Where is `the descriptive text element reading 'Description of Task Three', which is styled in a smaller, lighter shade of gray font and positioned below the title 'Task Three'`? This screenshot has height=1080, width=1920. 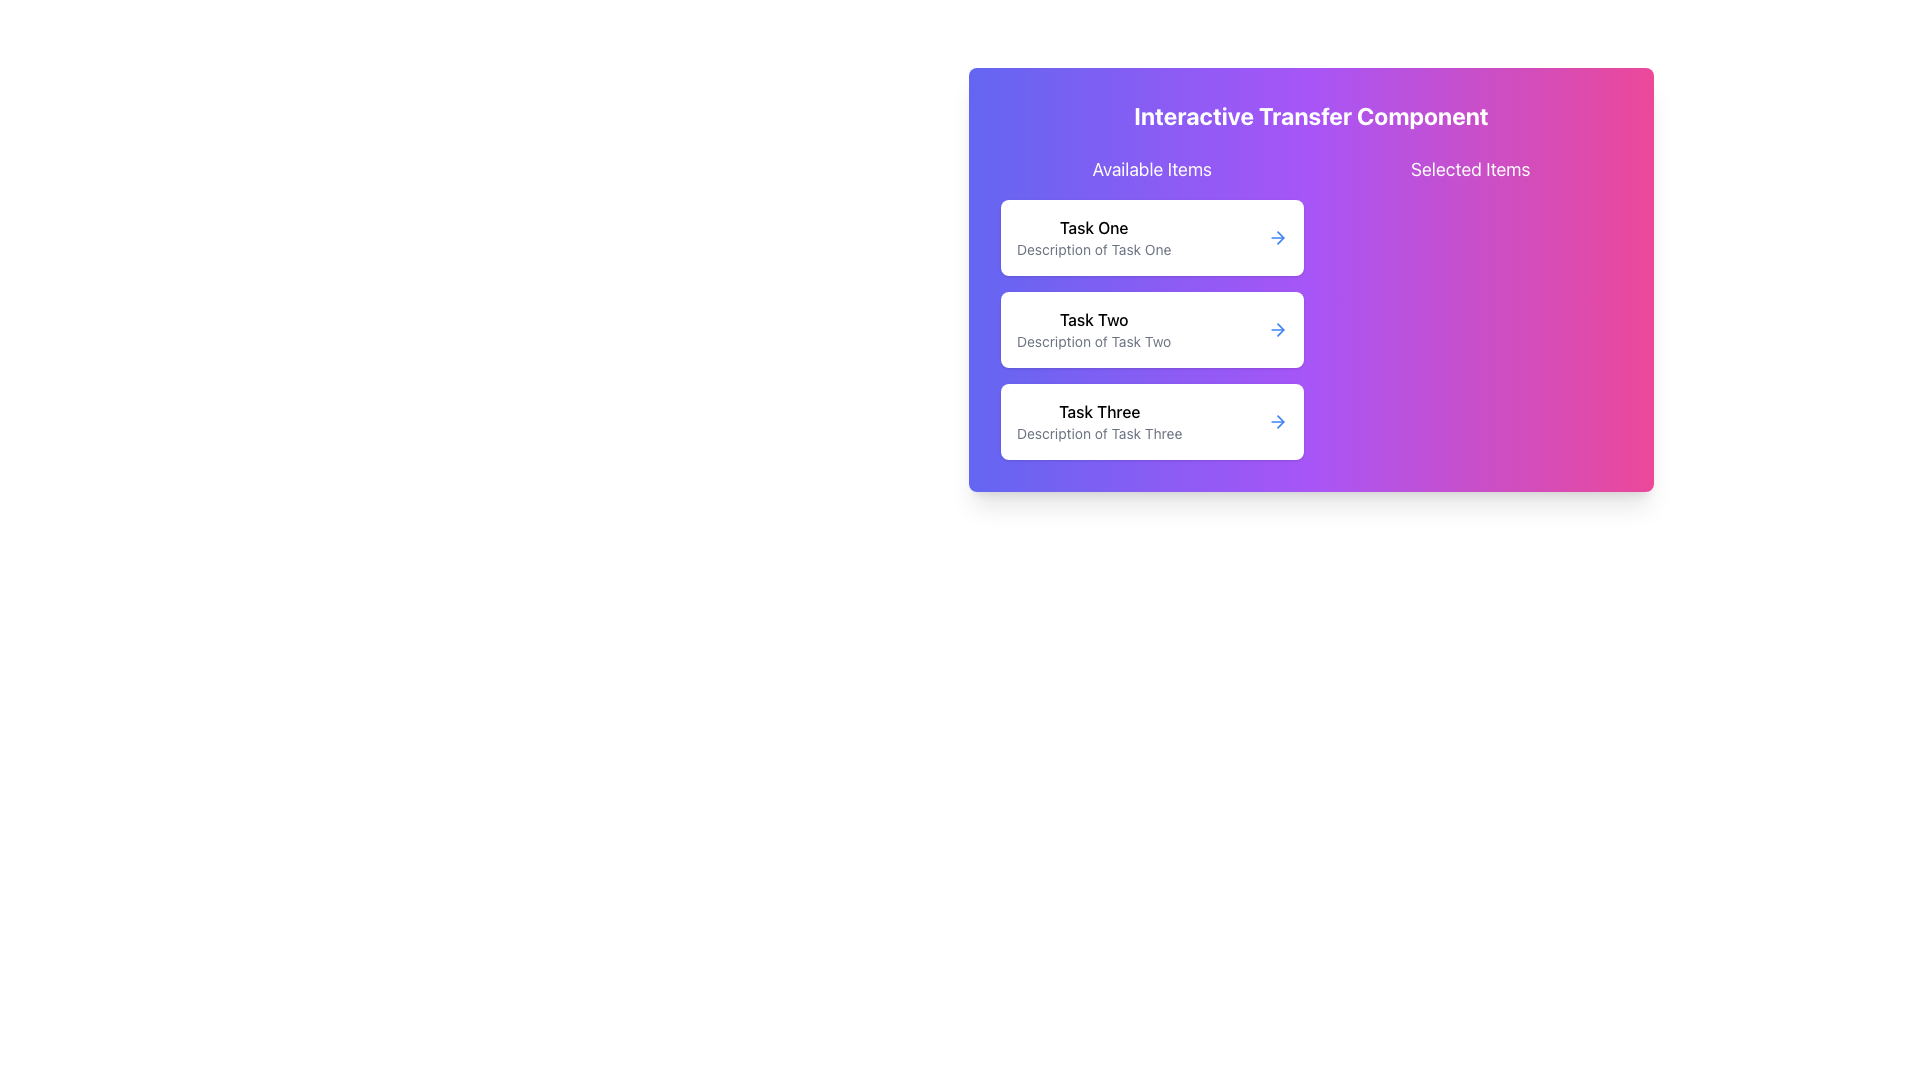
the descriptive text element reading 'Description of Task Three', which is styled in a smaller, lighter shade of gray font and positioned below the title 'Task Three' is located at coordinates (1098, 433).